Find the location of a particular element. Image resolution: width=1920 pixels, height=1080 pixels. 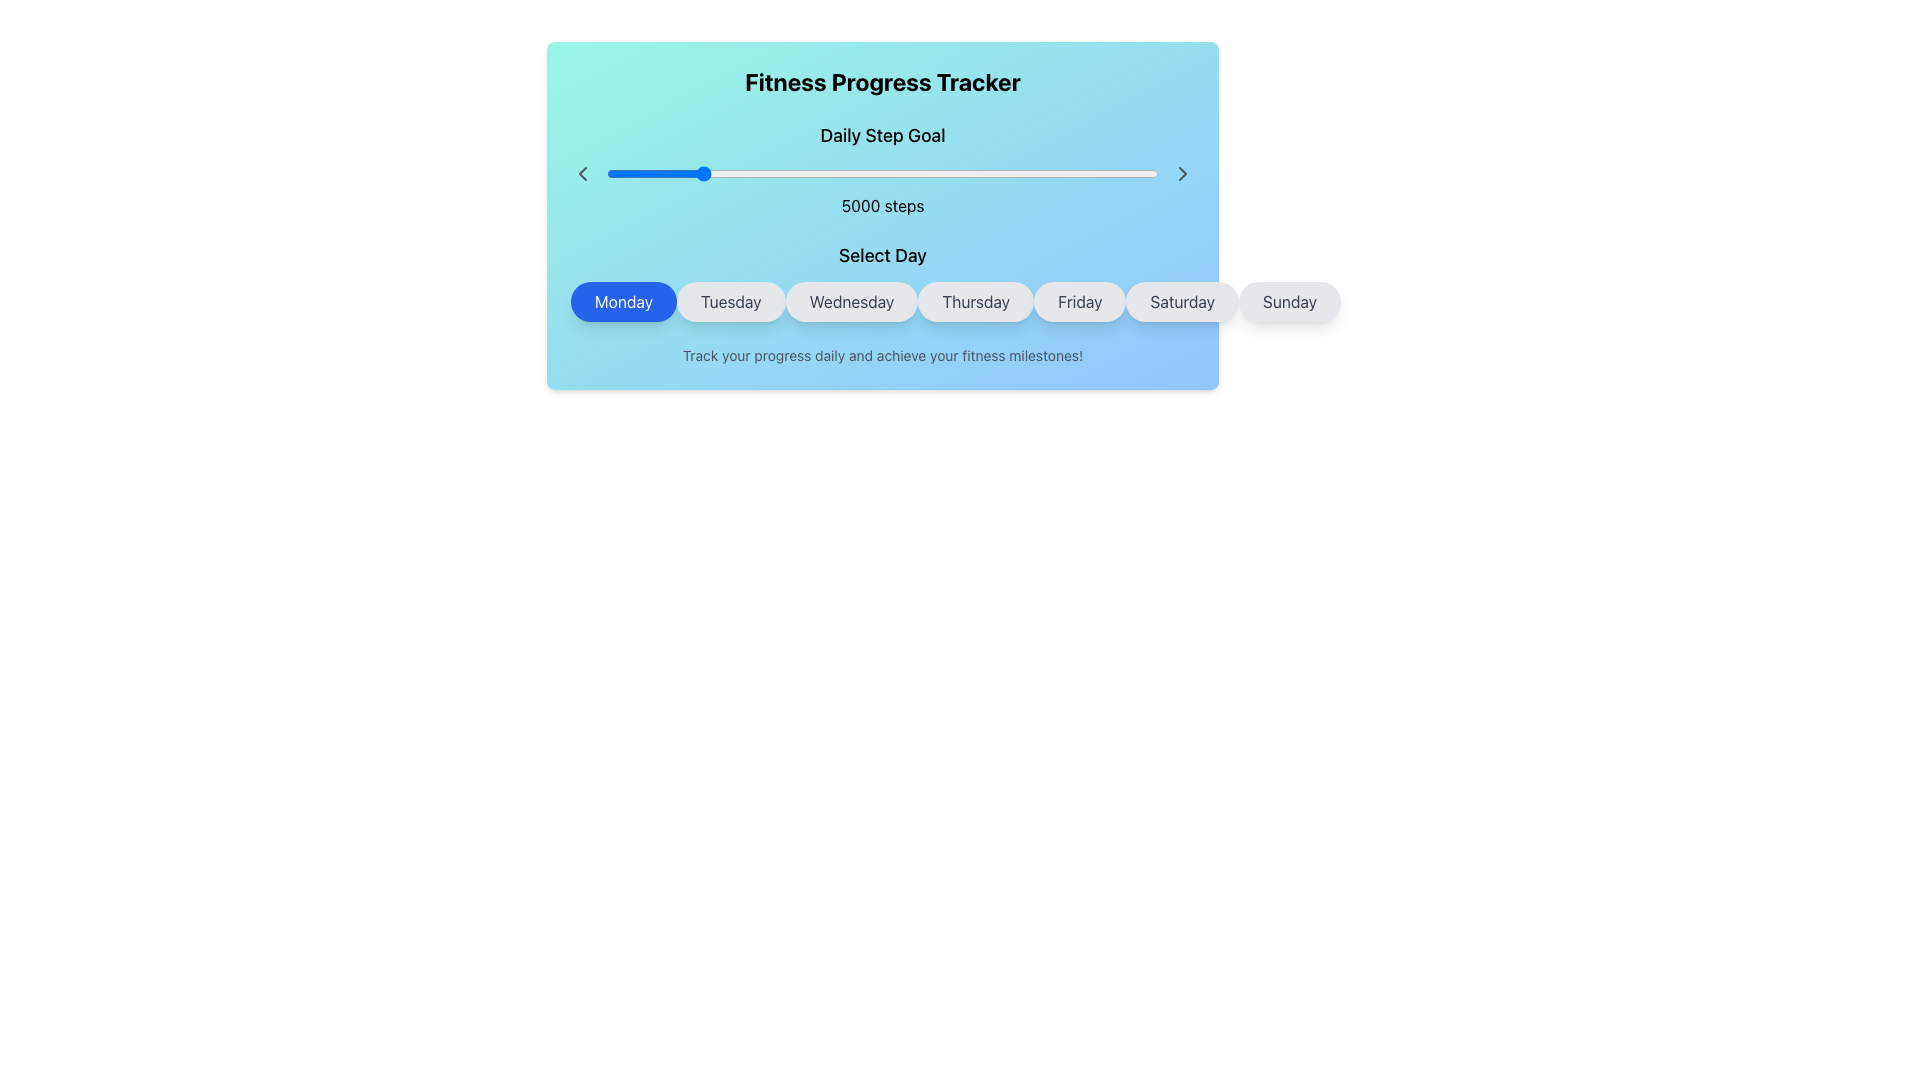

the 'Sunday' button is located at coordinates (1290, 301).